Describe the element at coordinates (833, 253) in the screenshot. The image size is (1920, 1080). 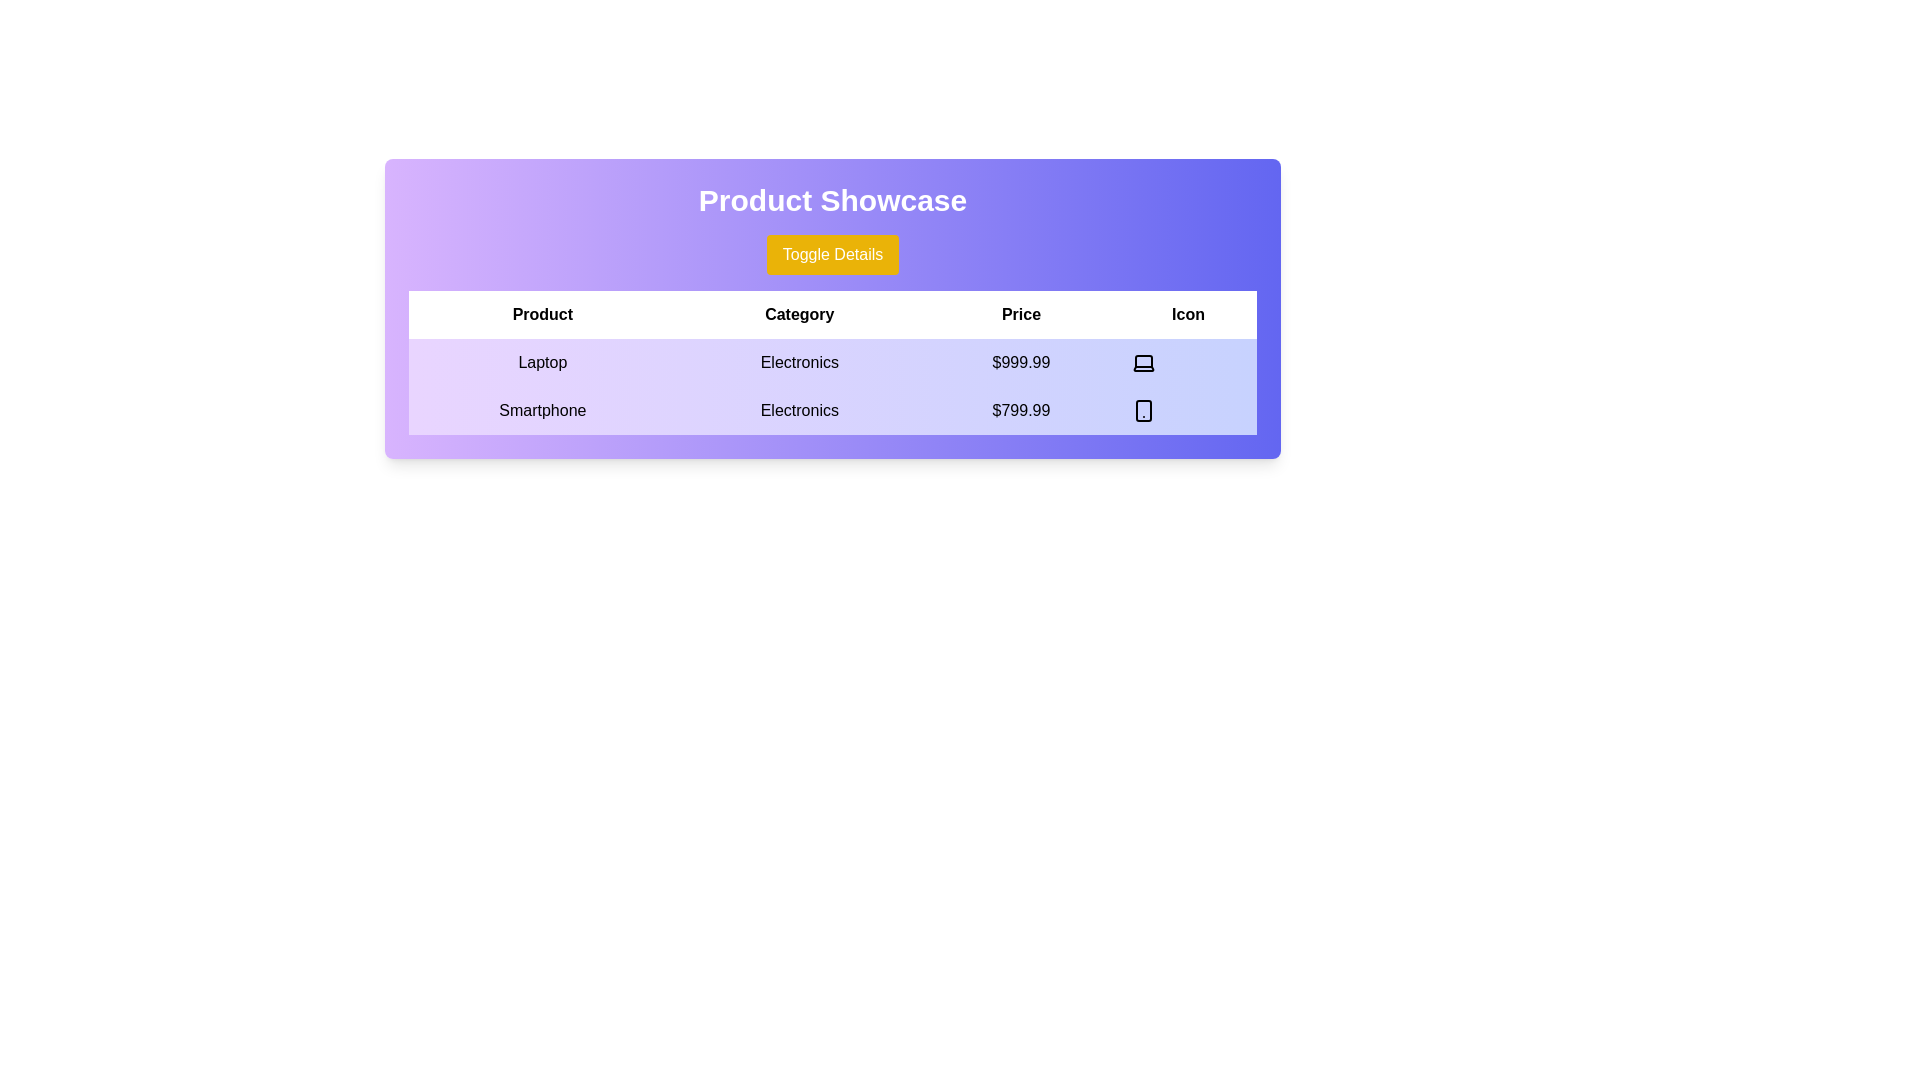
I see `the button located below the 'Product Showcase' heading` at that location.